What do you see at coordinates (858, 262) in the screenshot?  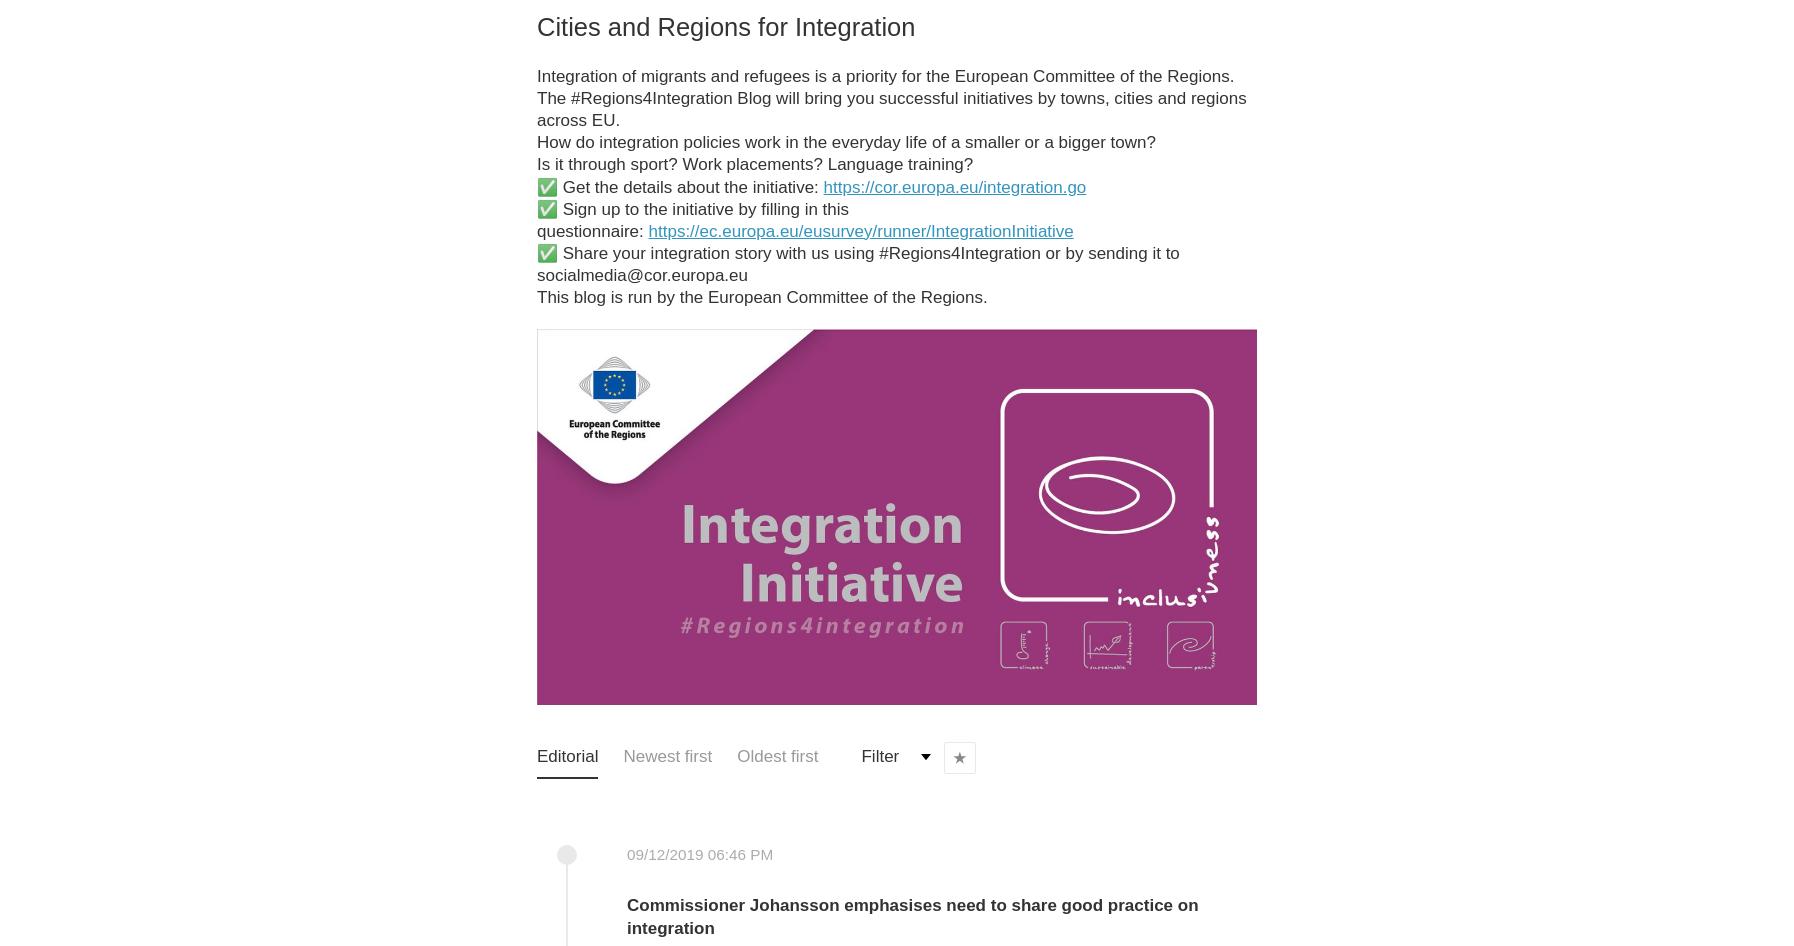 I see `'✅ Share your integration story with us using #Regions4Integration or by sending it to socialmedia@cor.europa.eu'` at bounding box center [858, 262].